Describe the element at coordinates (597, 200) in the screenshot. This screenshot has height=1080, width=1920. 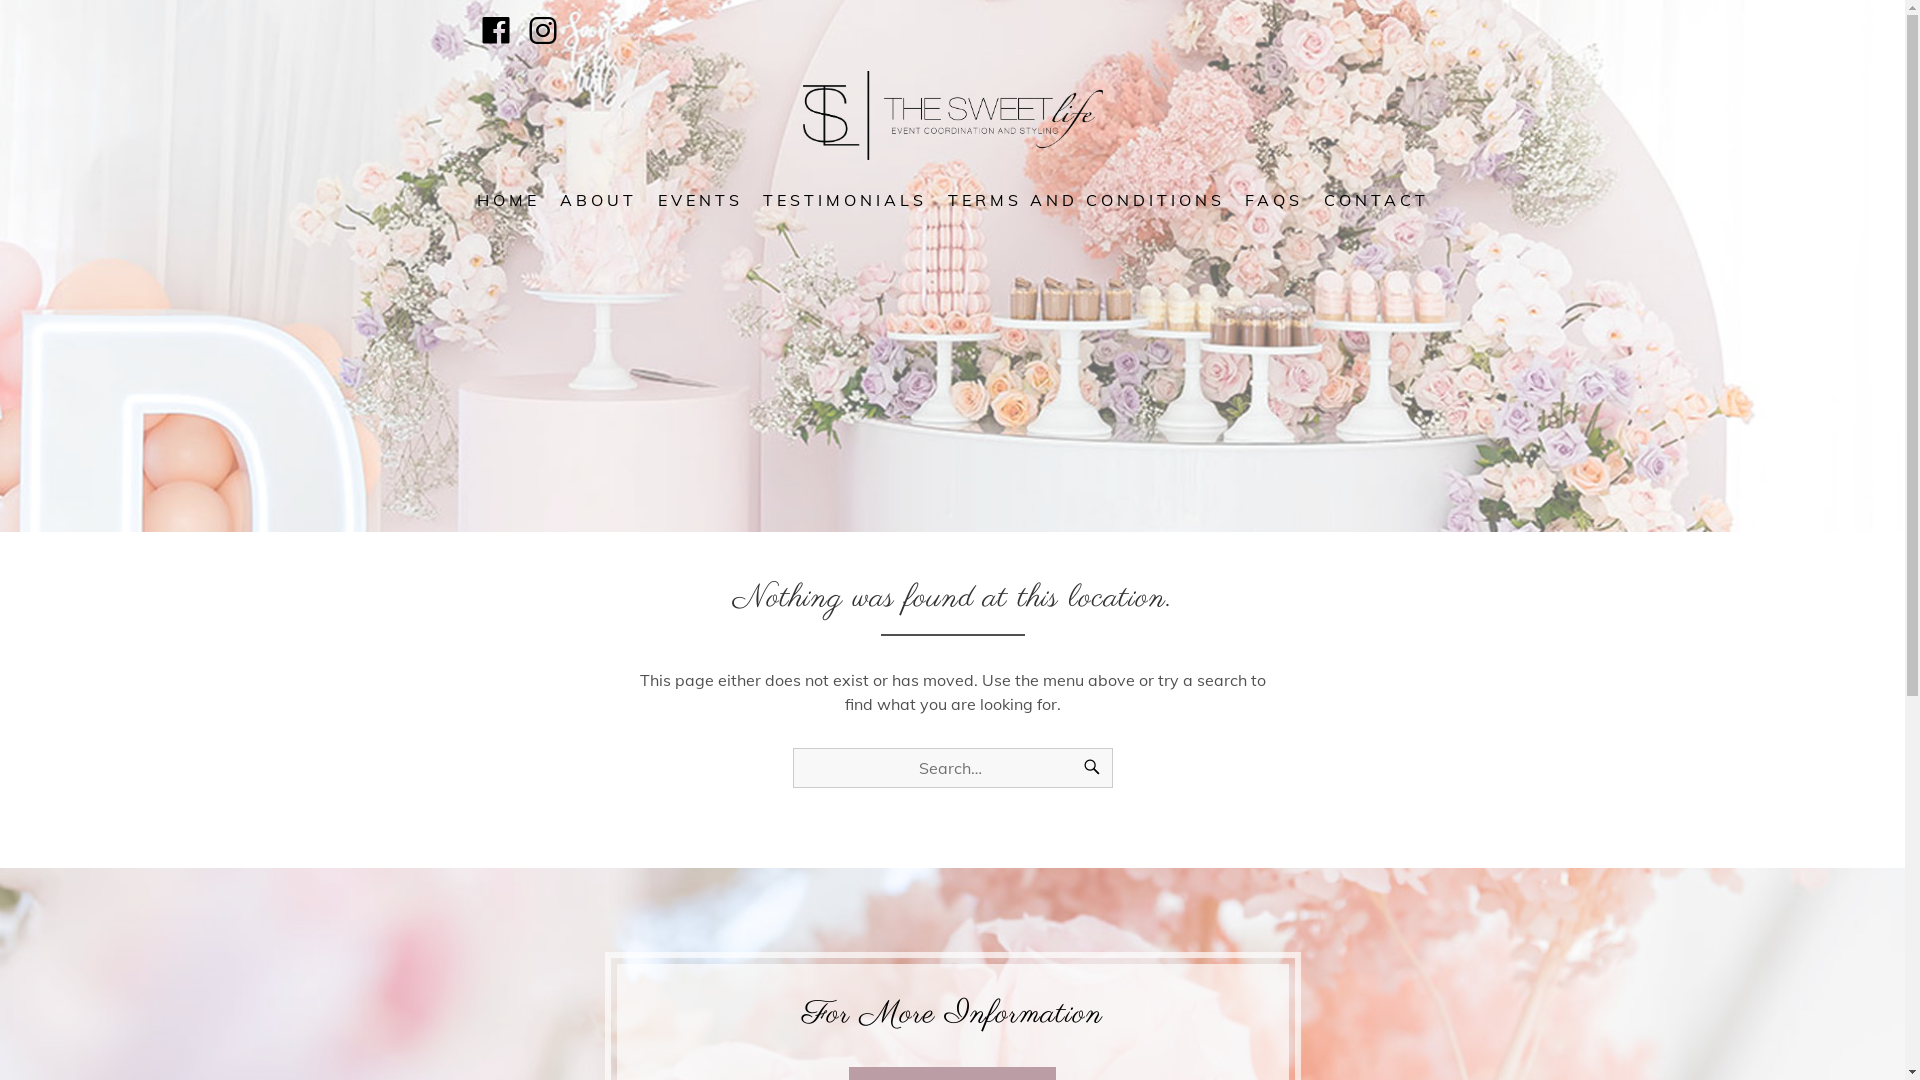
I see `'ABOUT'` at that location.